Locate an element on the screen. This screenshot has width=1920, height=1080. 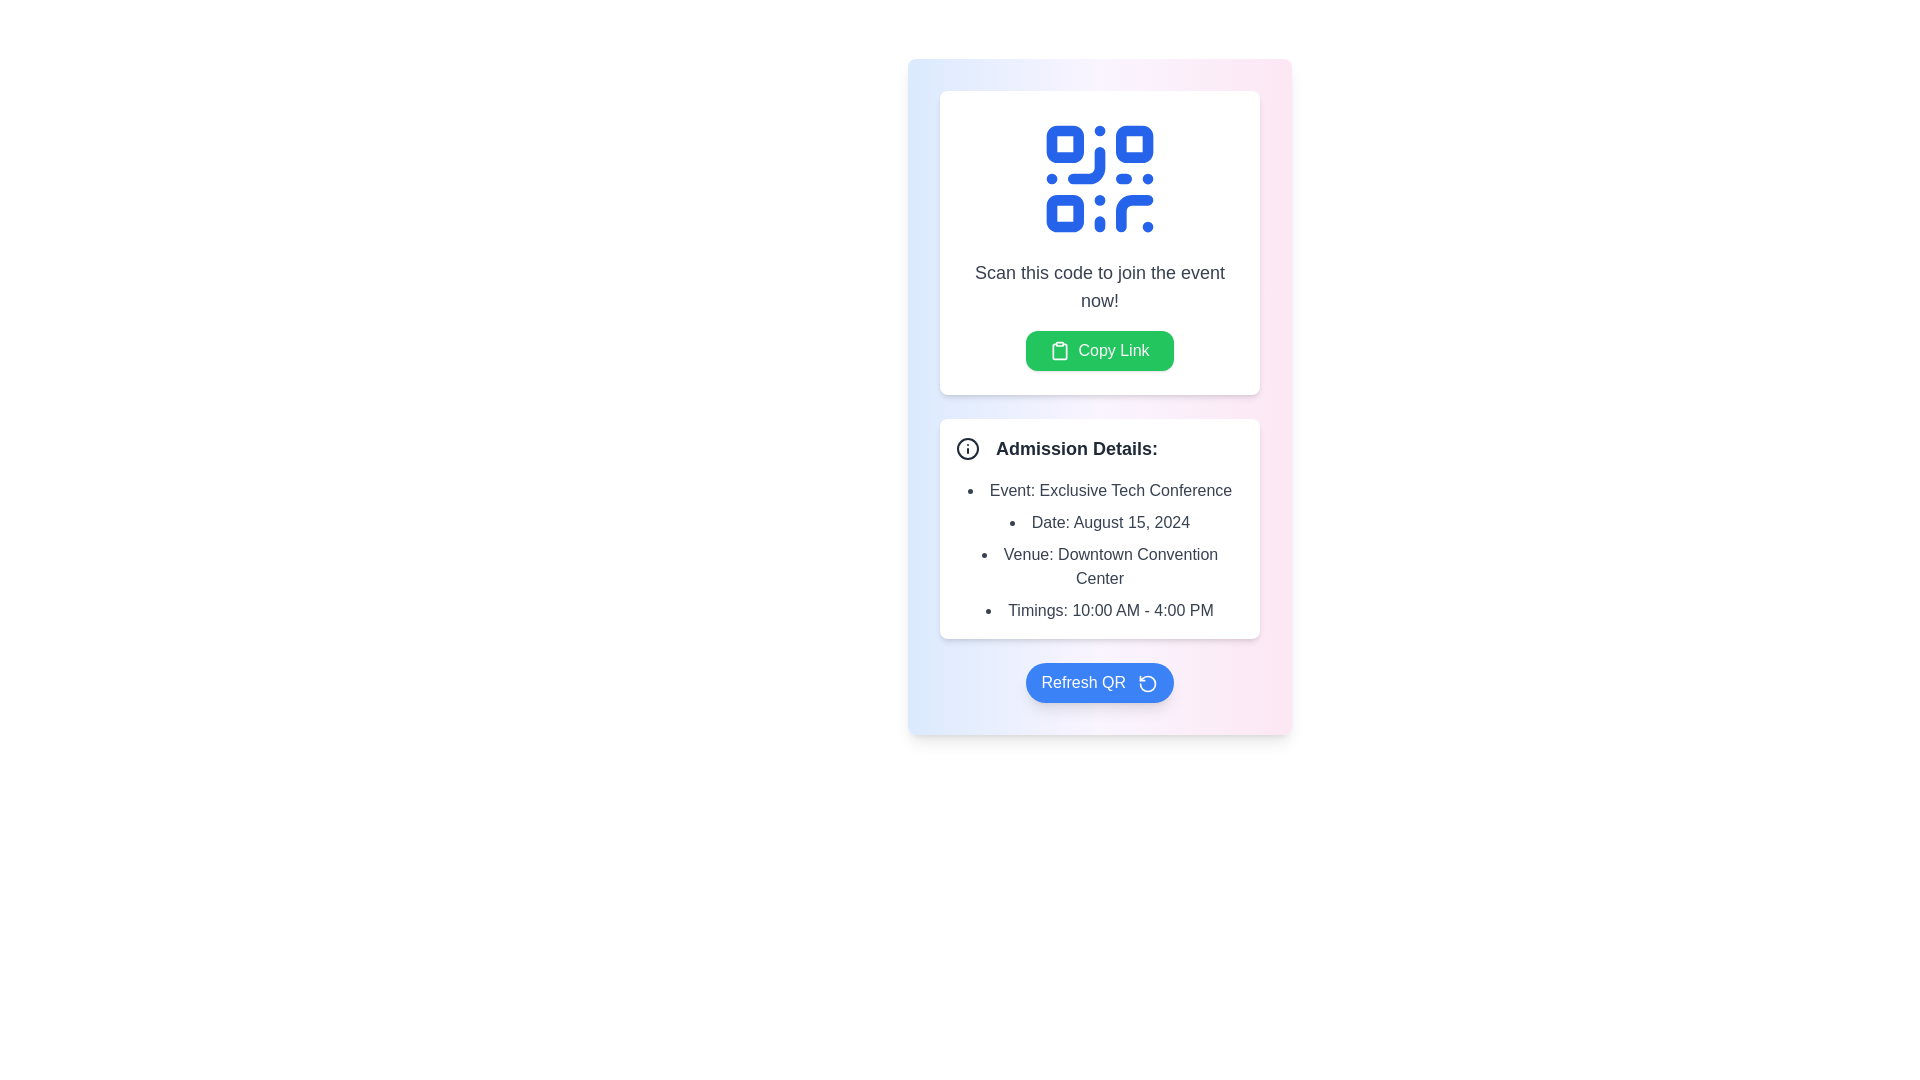
the text label that displays event timing information, located at the bottom-right quadrant of the interface under 'Admission Details' is located at coordinates (1098, 609).